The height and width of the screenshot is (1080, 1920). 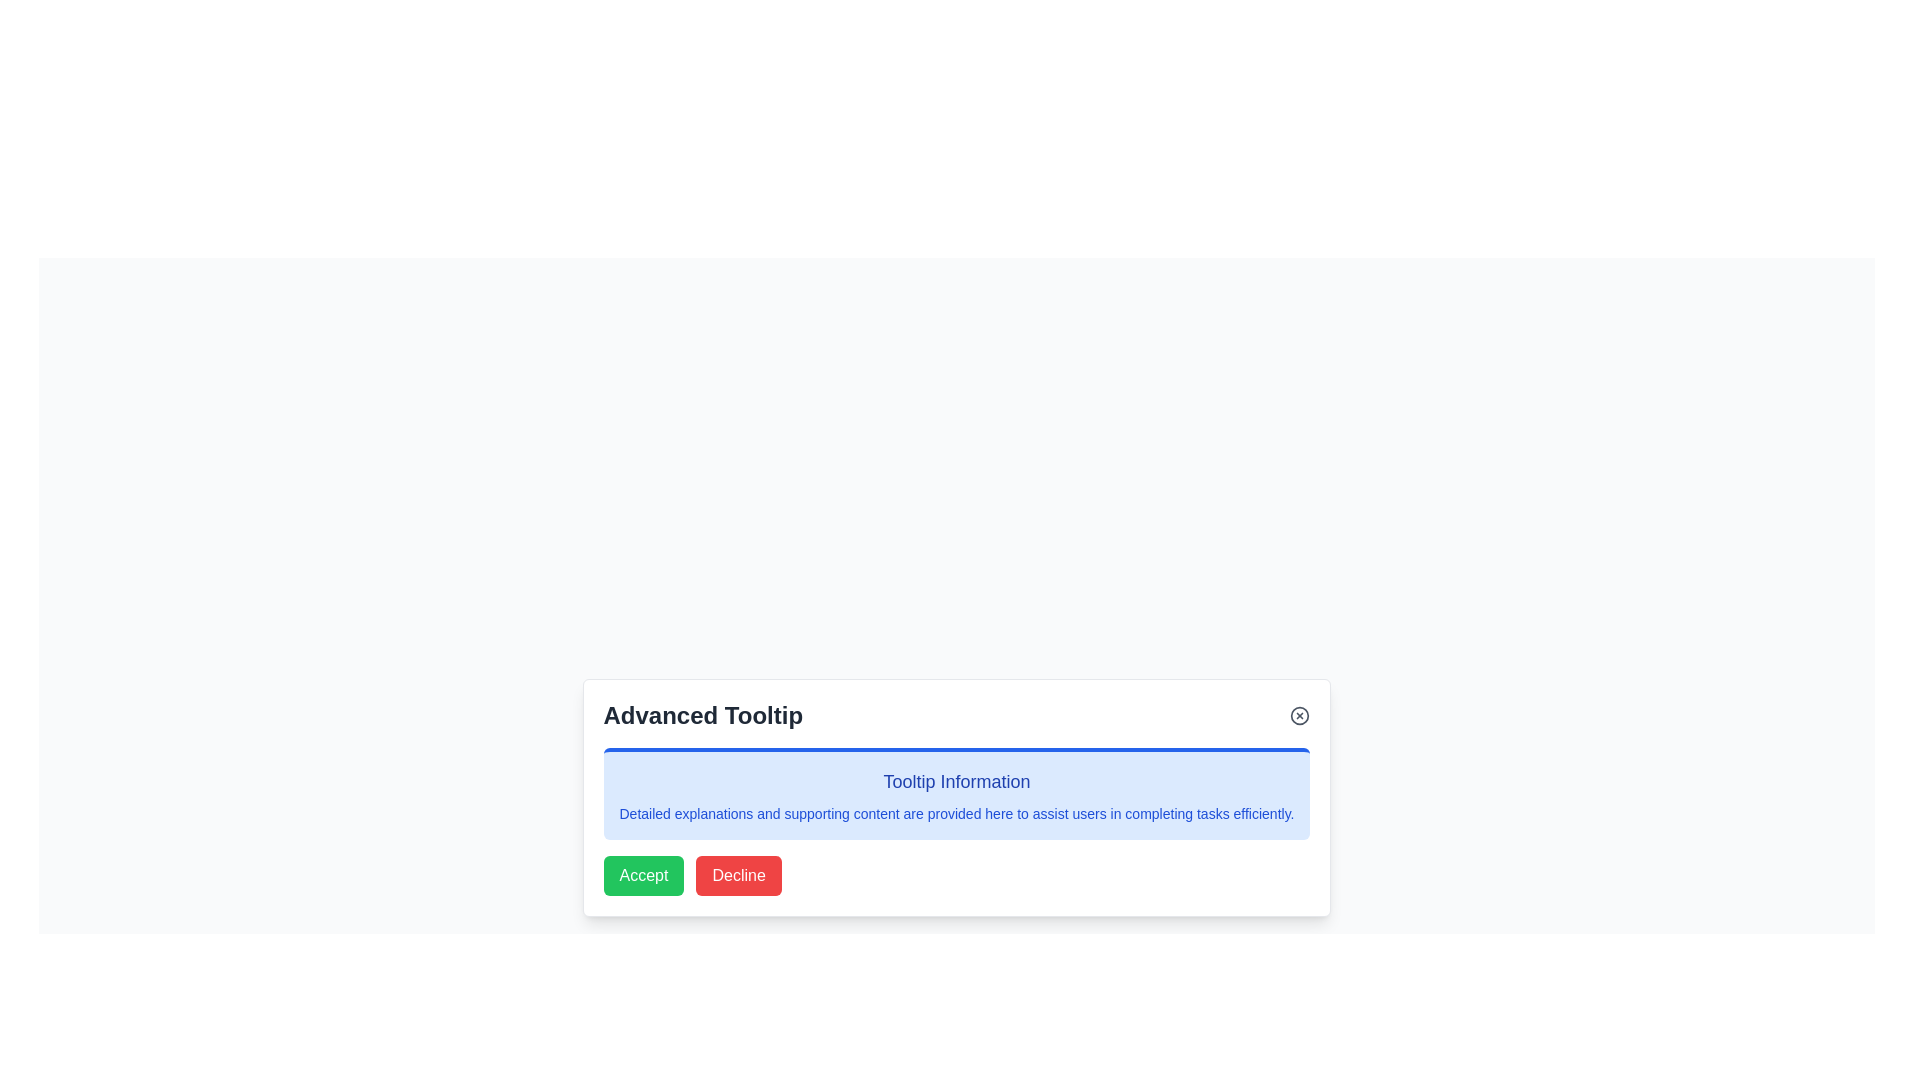 I want to click on the Tooltip element, which is a rectangular informational box with a light blue background and bold blue header, displaying 'Tooltip Information', so click(x=955, y=793).